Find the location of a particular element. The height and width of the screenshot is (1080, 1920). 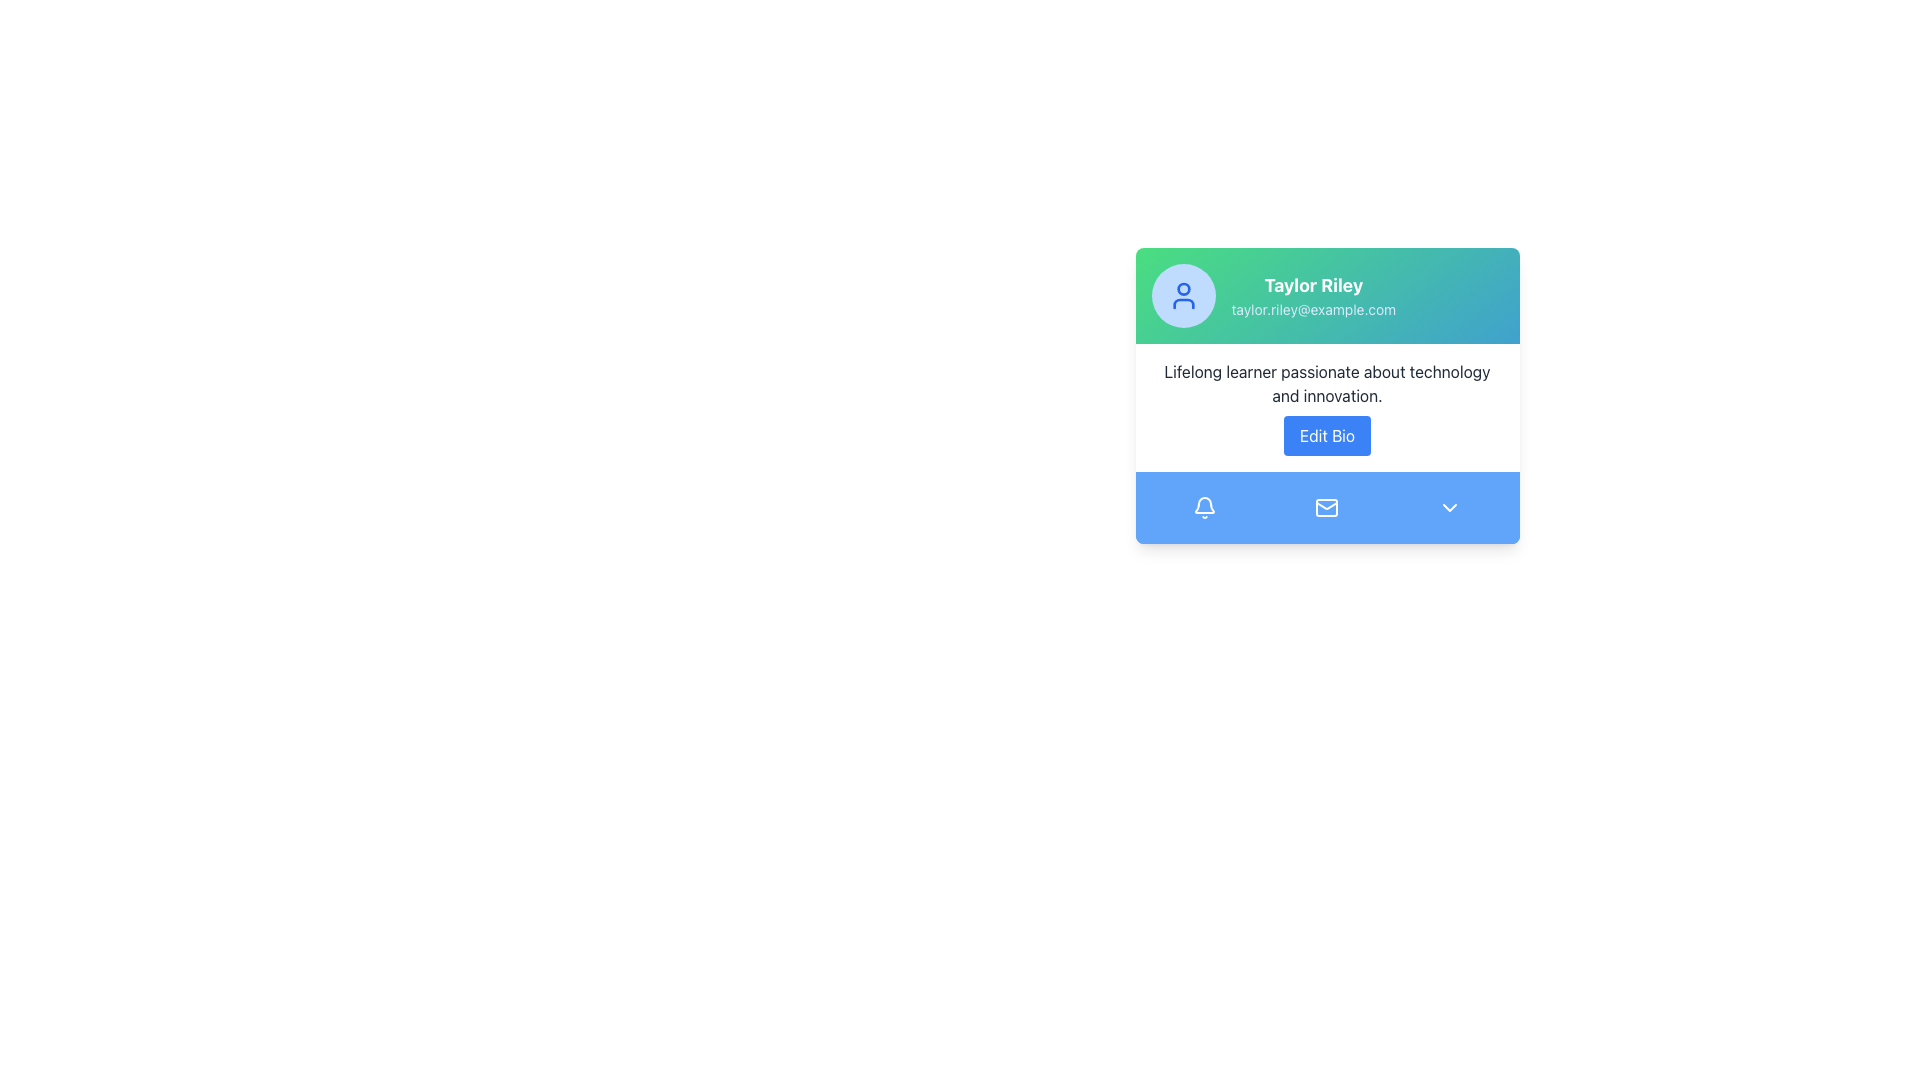

the envelope icon button, which has a white outline on a blue background is located at coordinates (1327, 507).